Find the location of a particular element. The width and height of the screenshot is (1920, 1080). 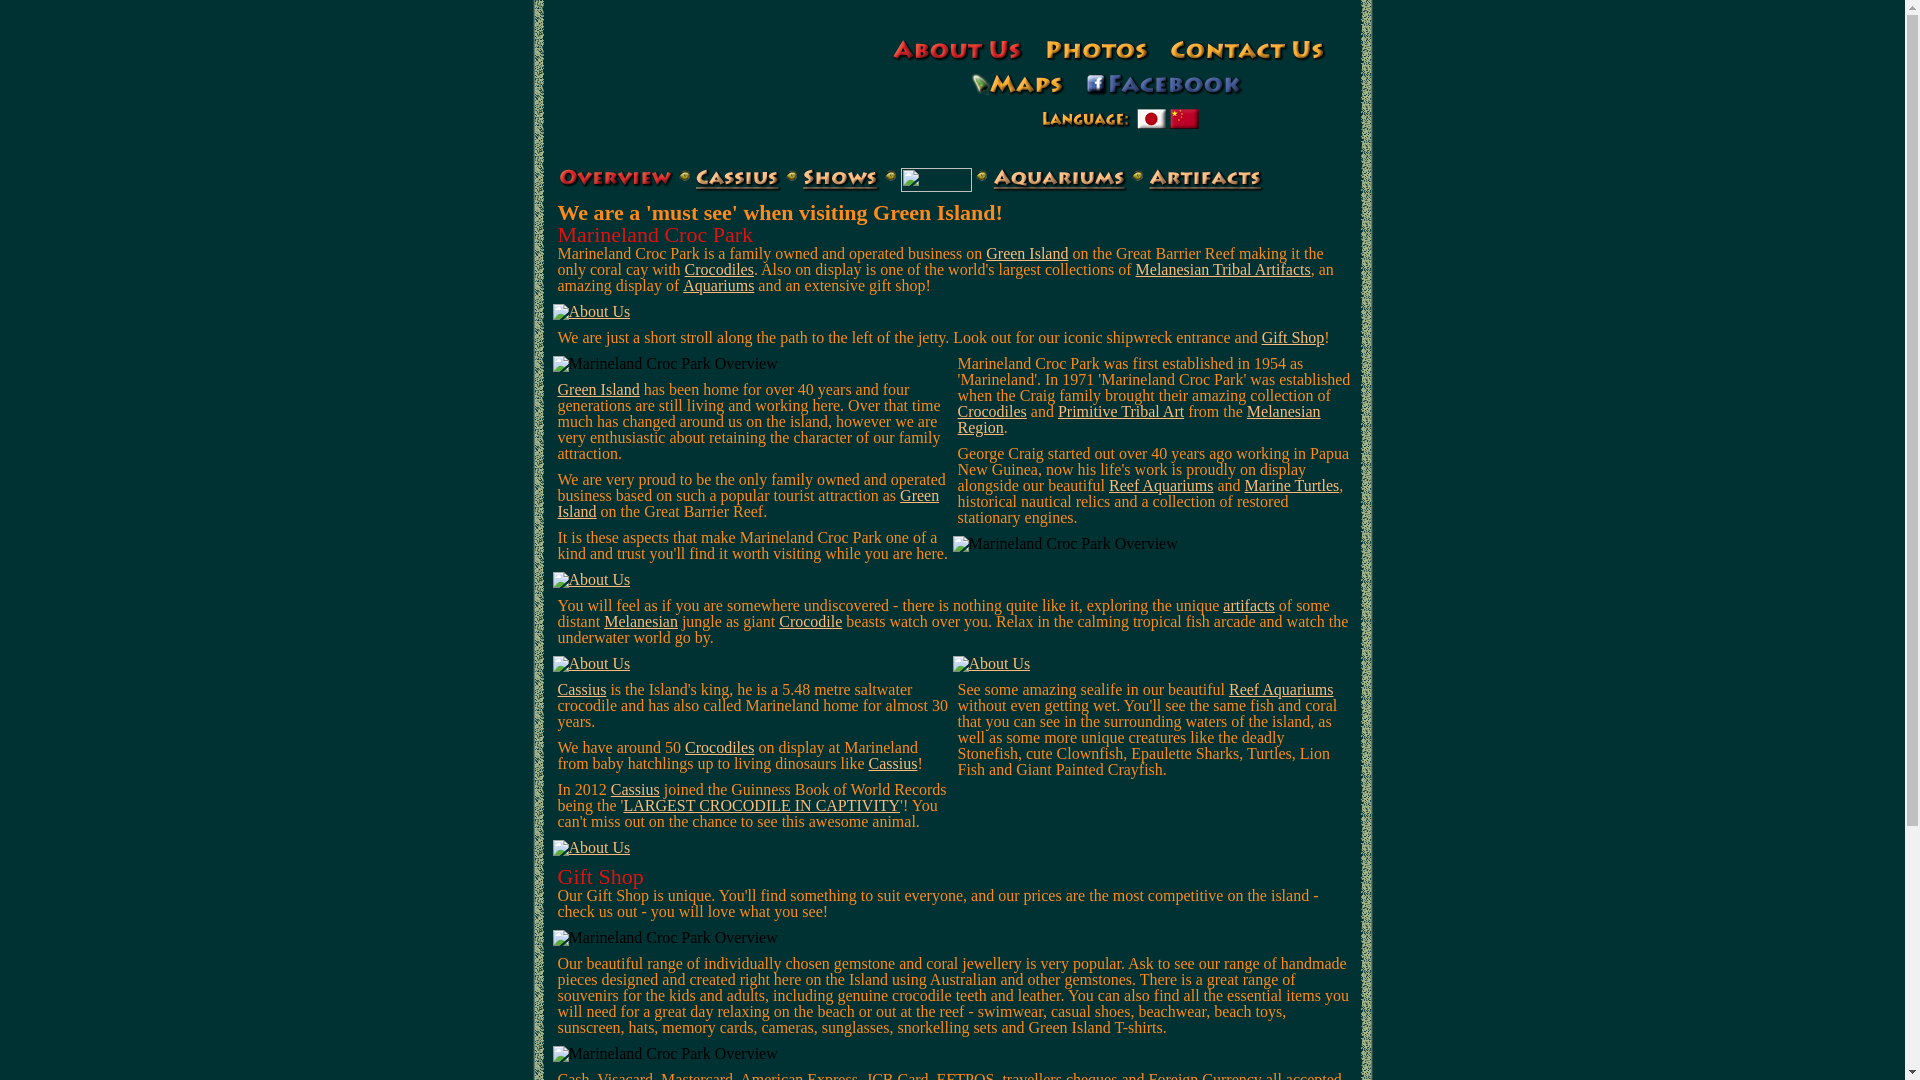

'Reef Aquariums' is located at coordinates (1161, 485).